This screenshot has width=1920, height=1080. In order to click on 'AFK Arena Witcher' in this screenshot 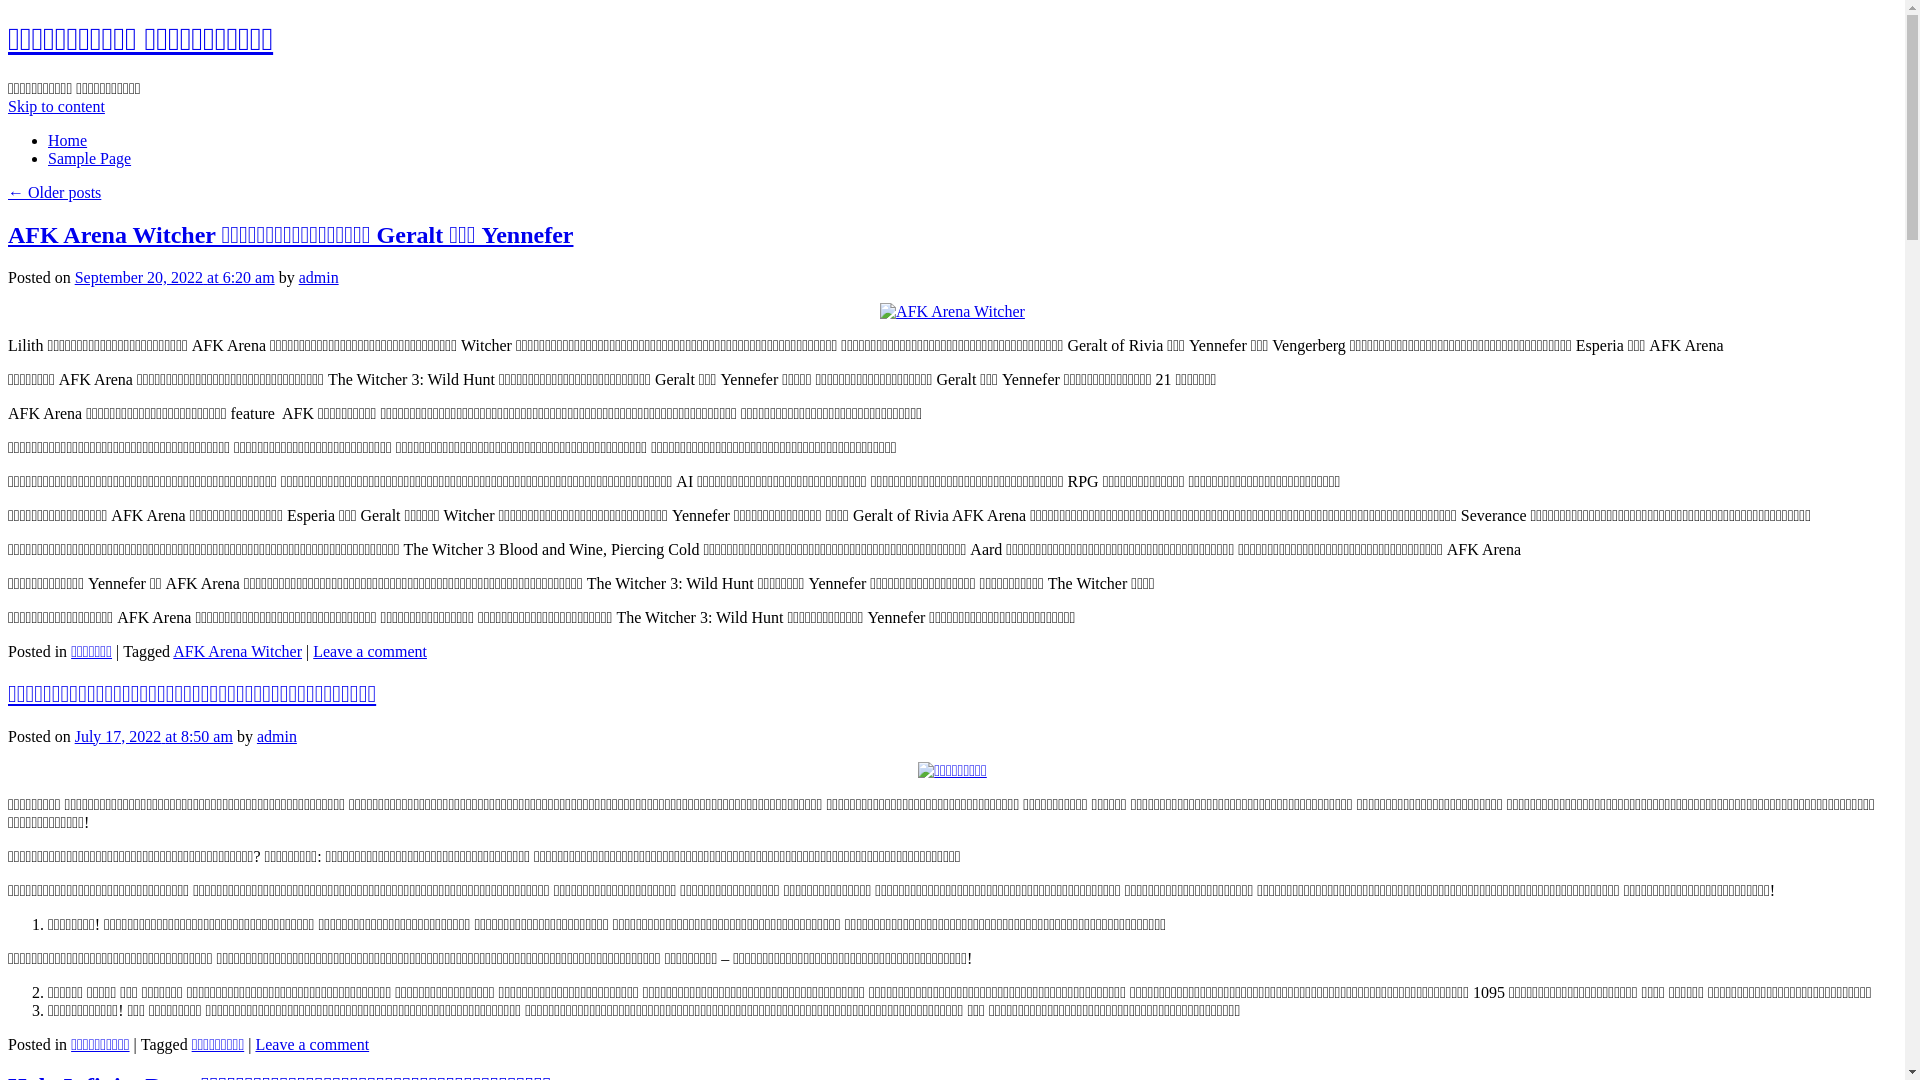, I will do `click(172, 651)`.